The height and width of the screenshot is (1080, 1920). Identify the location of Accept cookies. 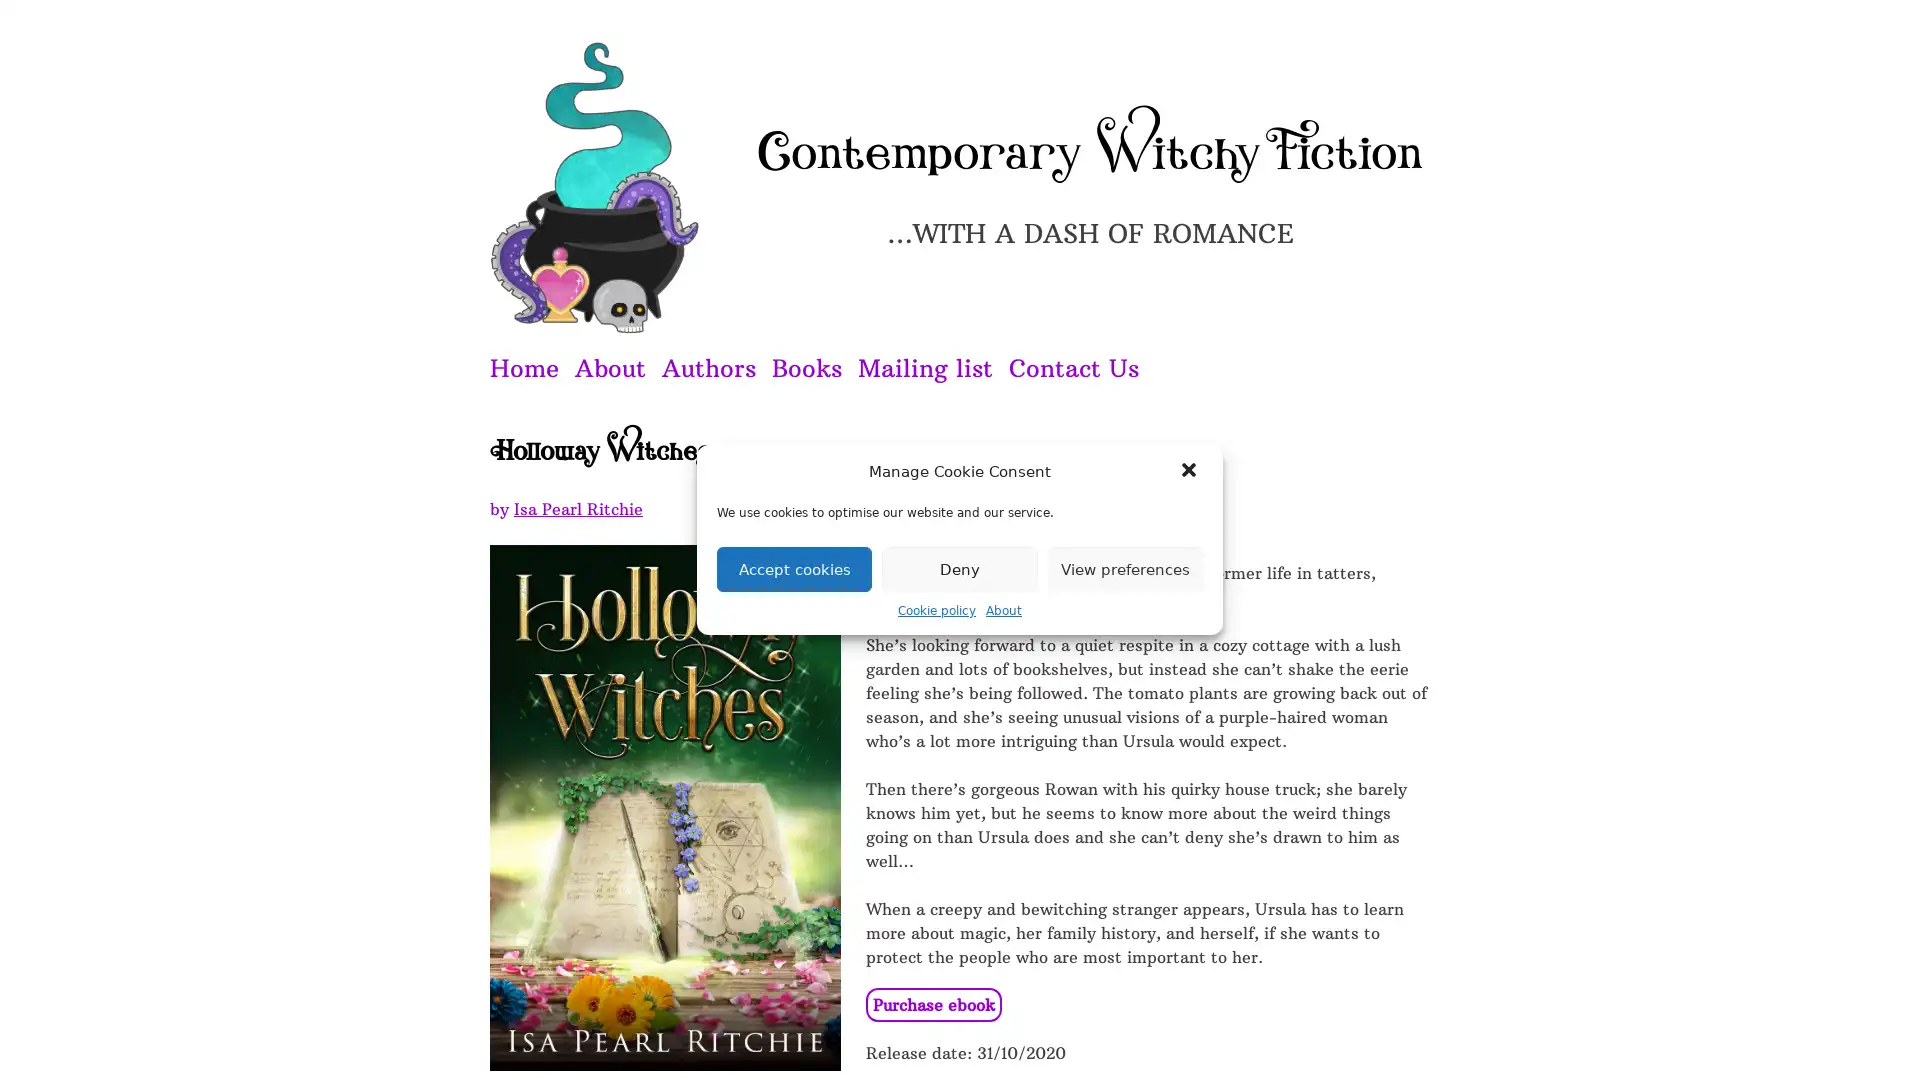
(793, 569).